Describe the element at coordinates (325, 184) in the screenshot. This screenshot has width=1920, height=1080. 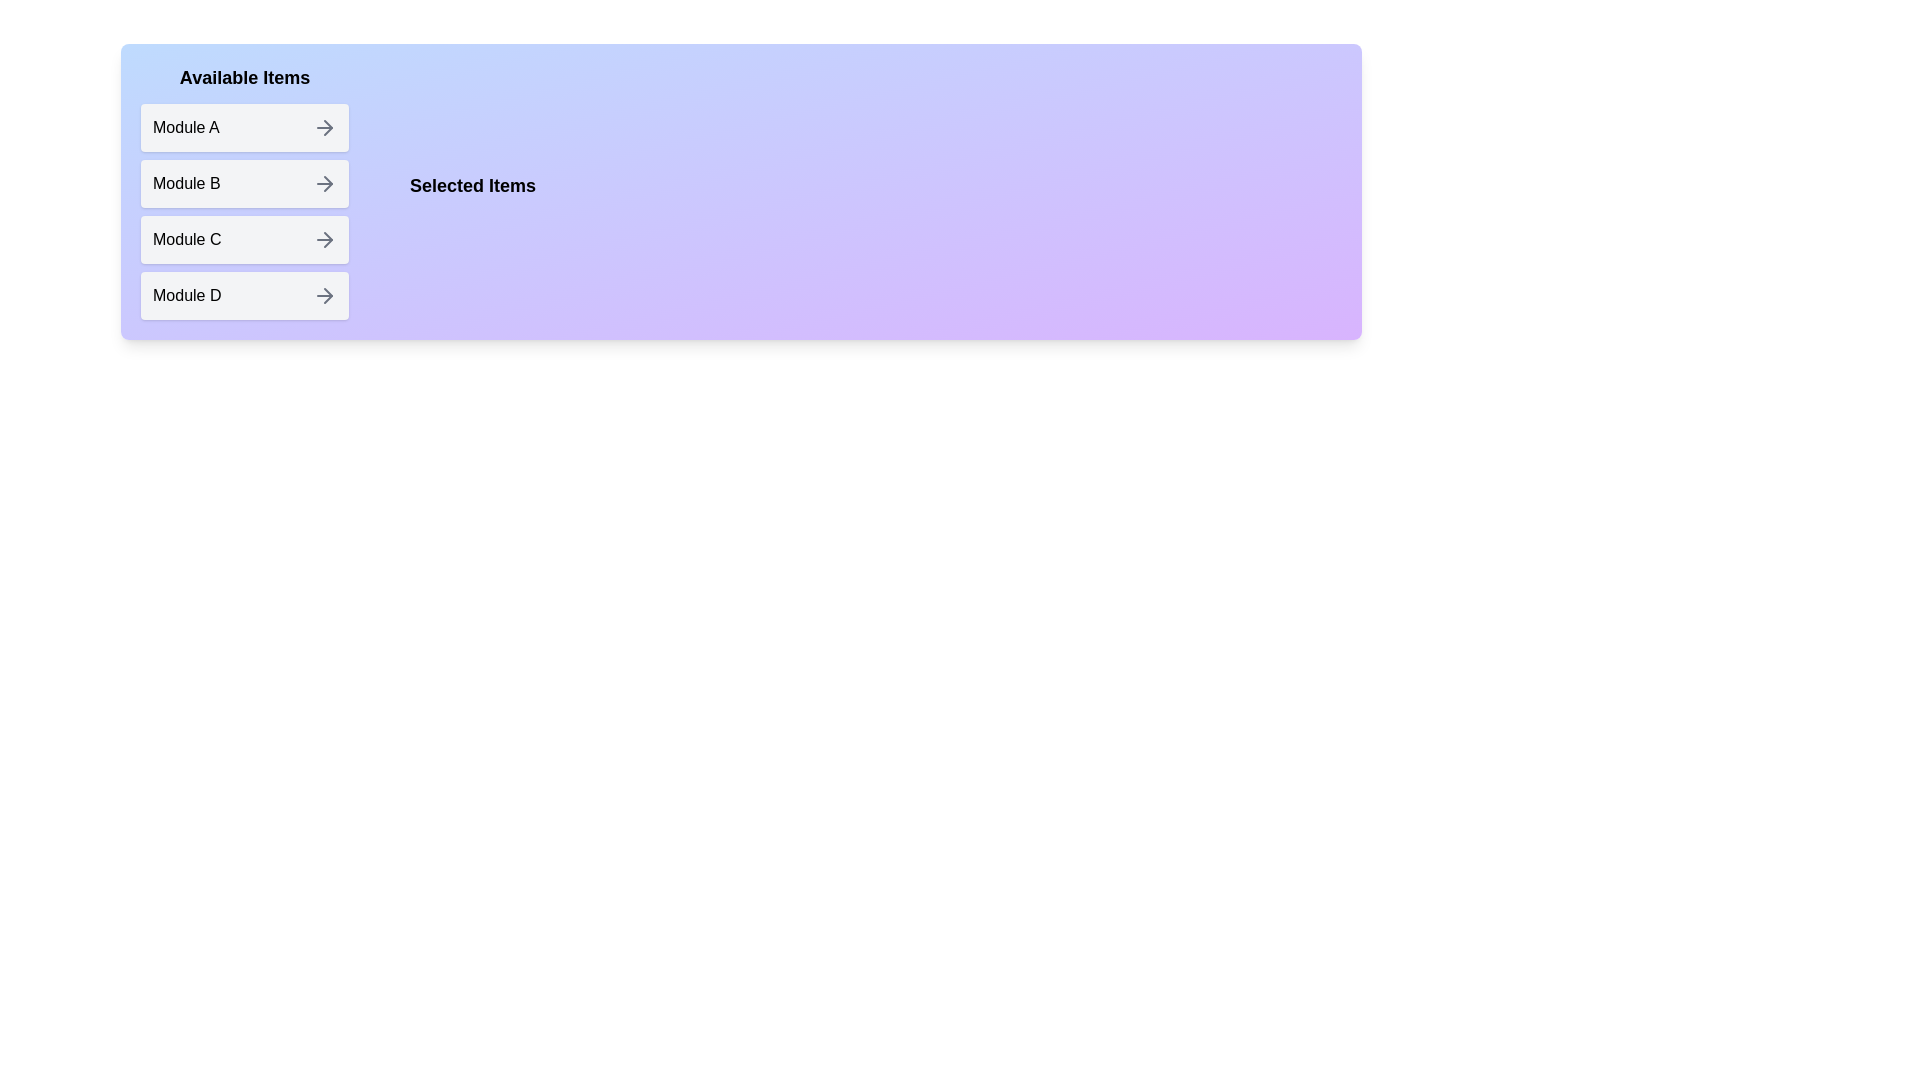
I see `arrow button next to the item Module B in the 'Available Items' list to transfer it to the 'Selected Items' list` at that location.